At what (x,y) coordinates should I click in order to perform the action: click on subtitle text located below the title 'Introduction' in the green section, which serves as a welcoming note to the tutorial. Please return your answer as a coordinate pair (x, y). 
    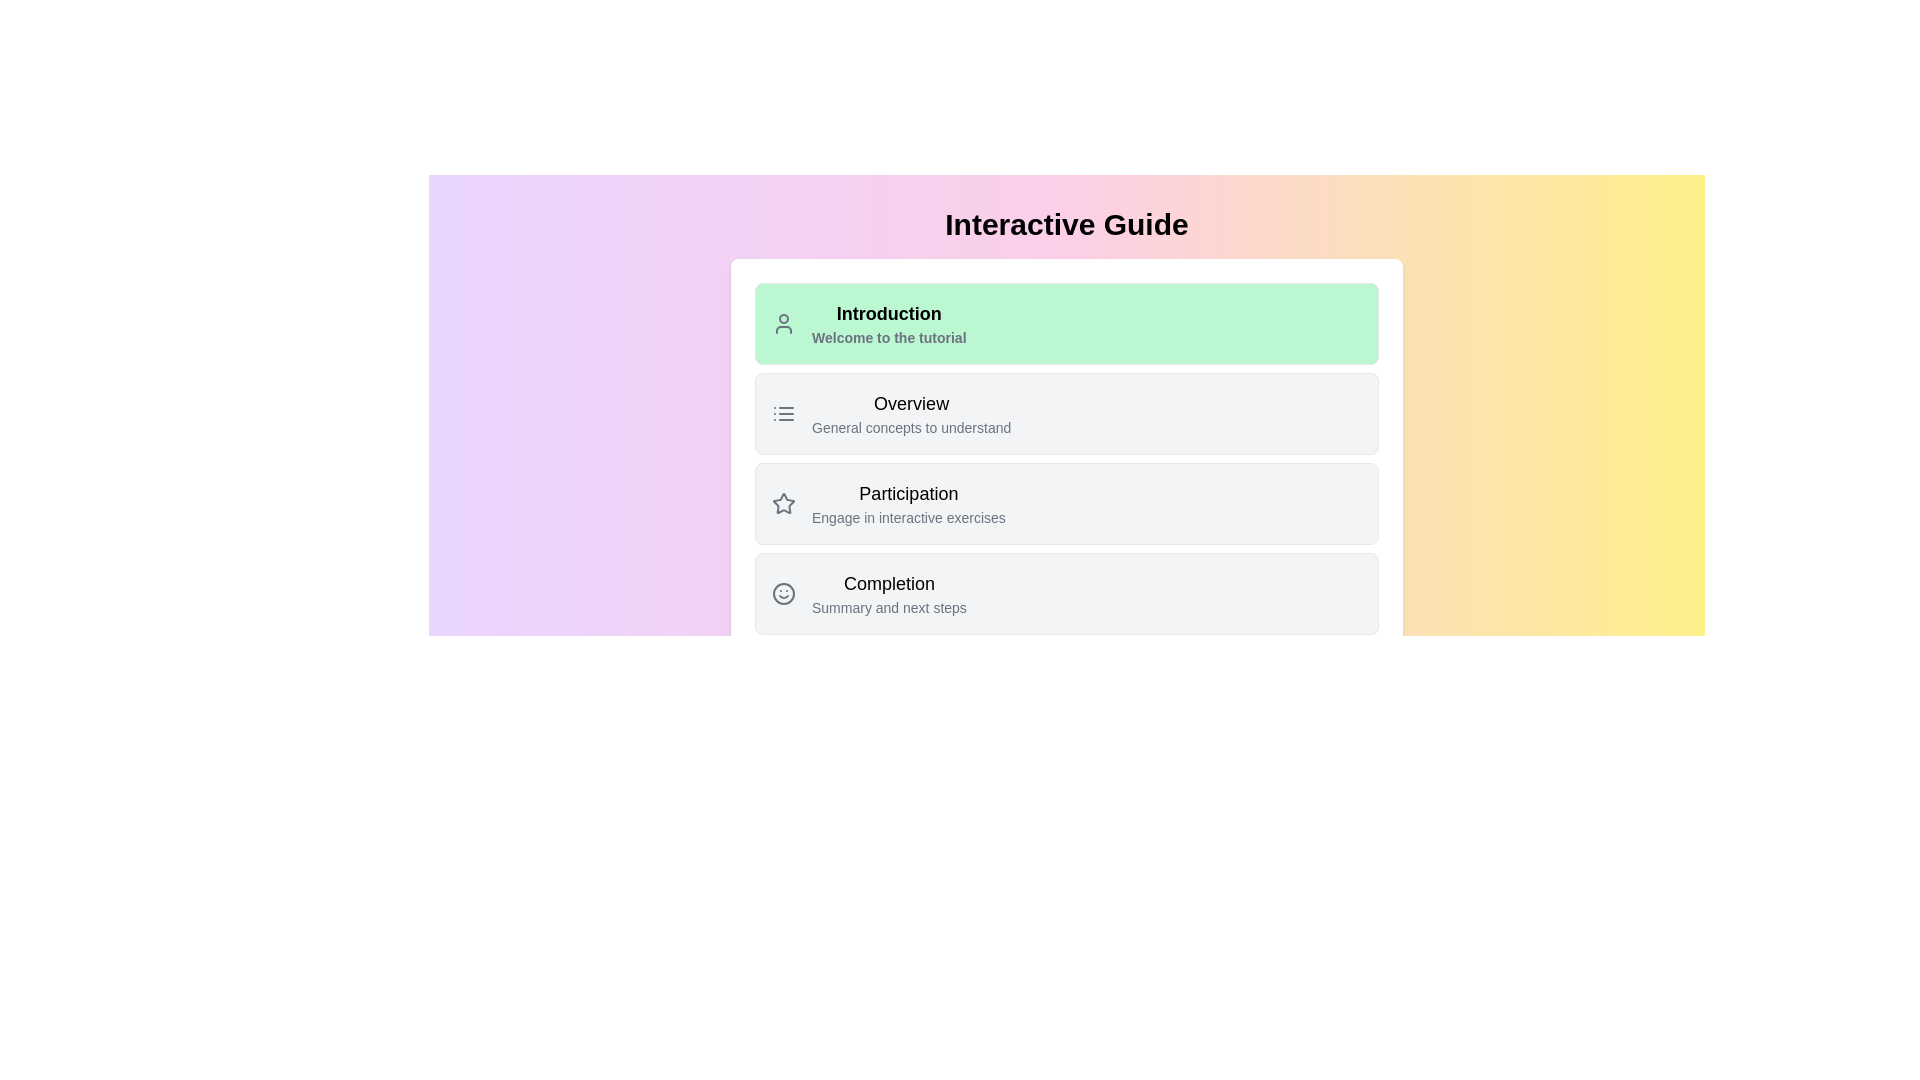
    Looking at the image, I should click on (888, 337).